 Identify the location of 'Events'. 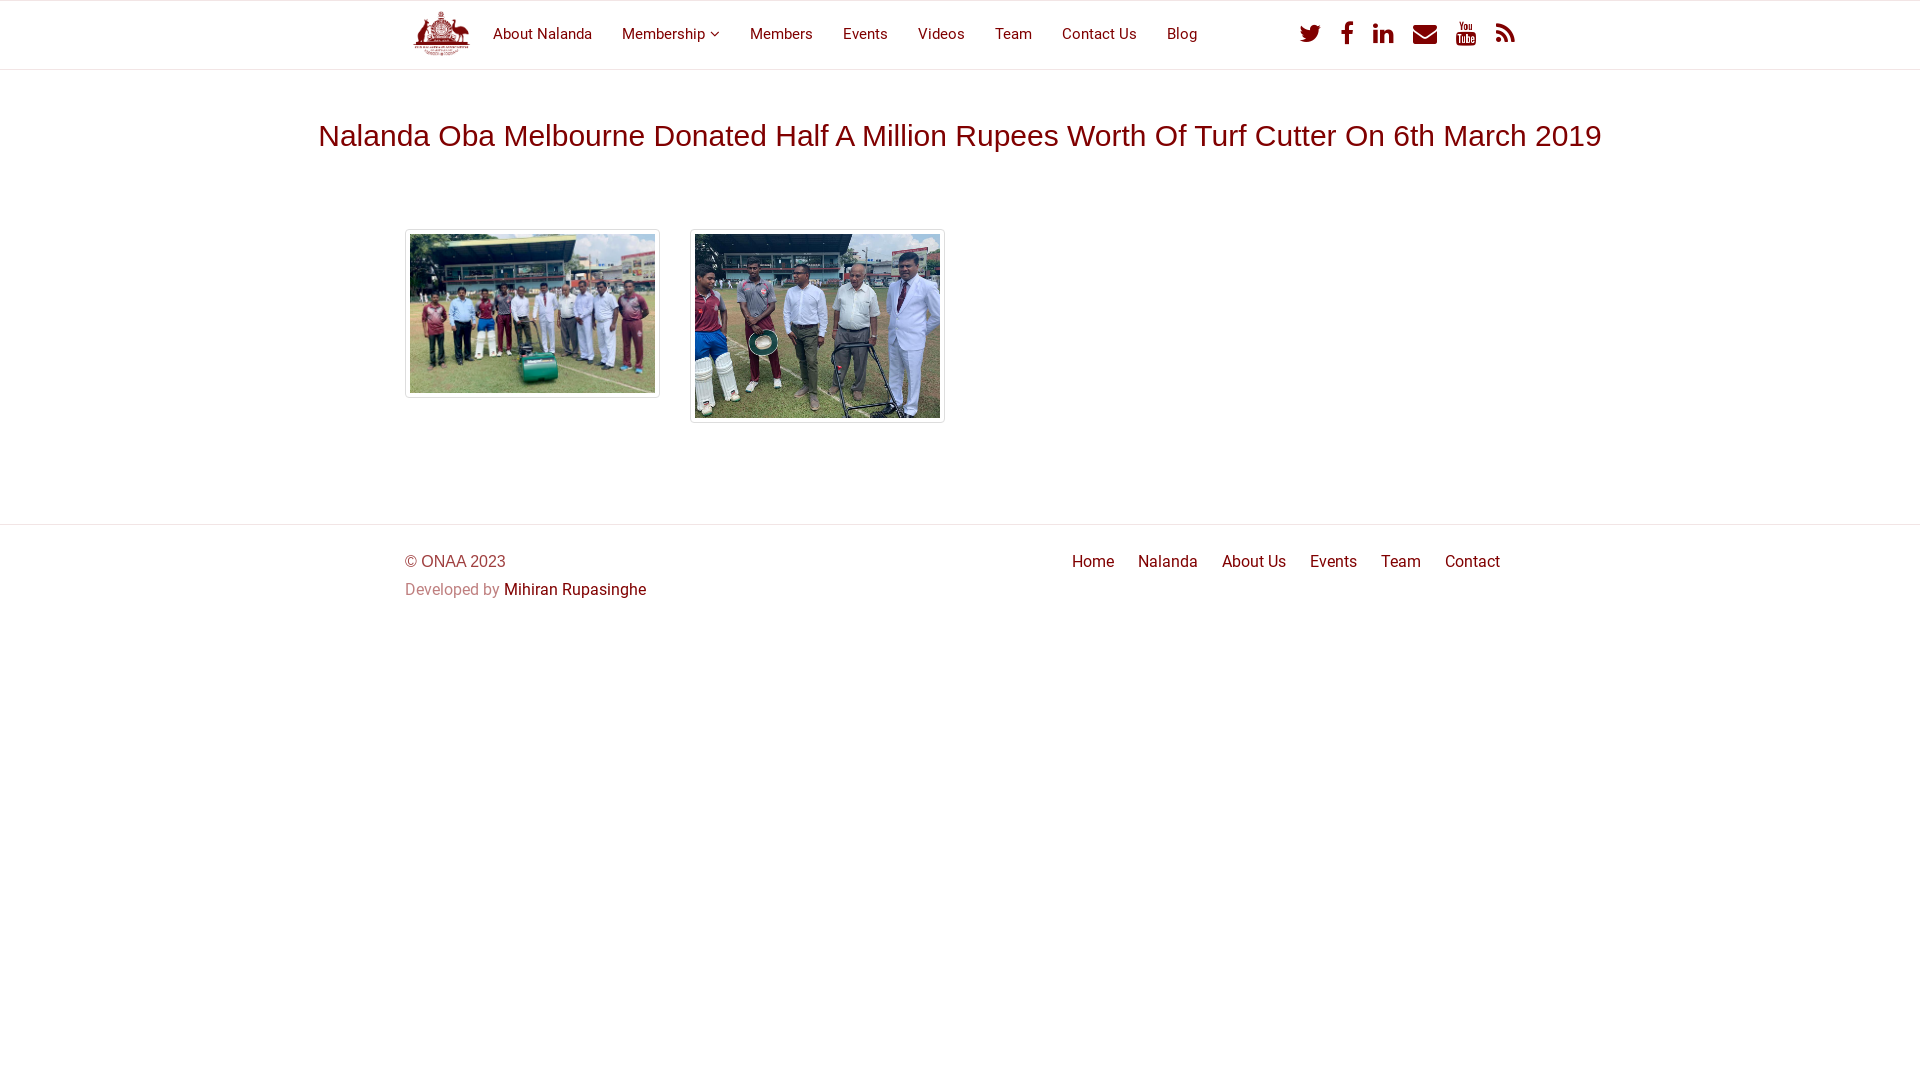
(865, 32).